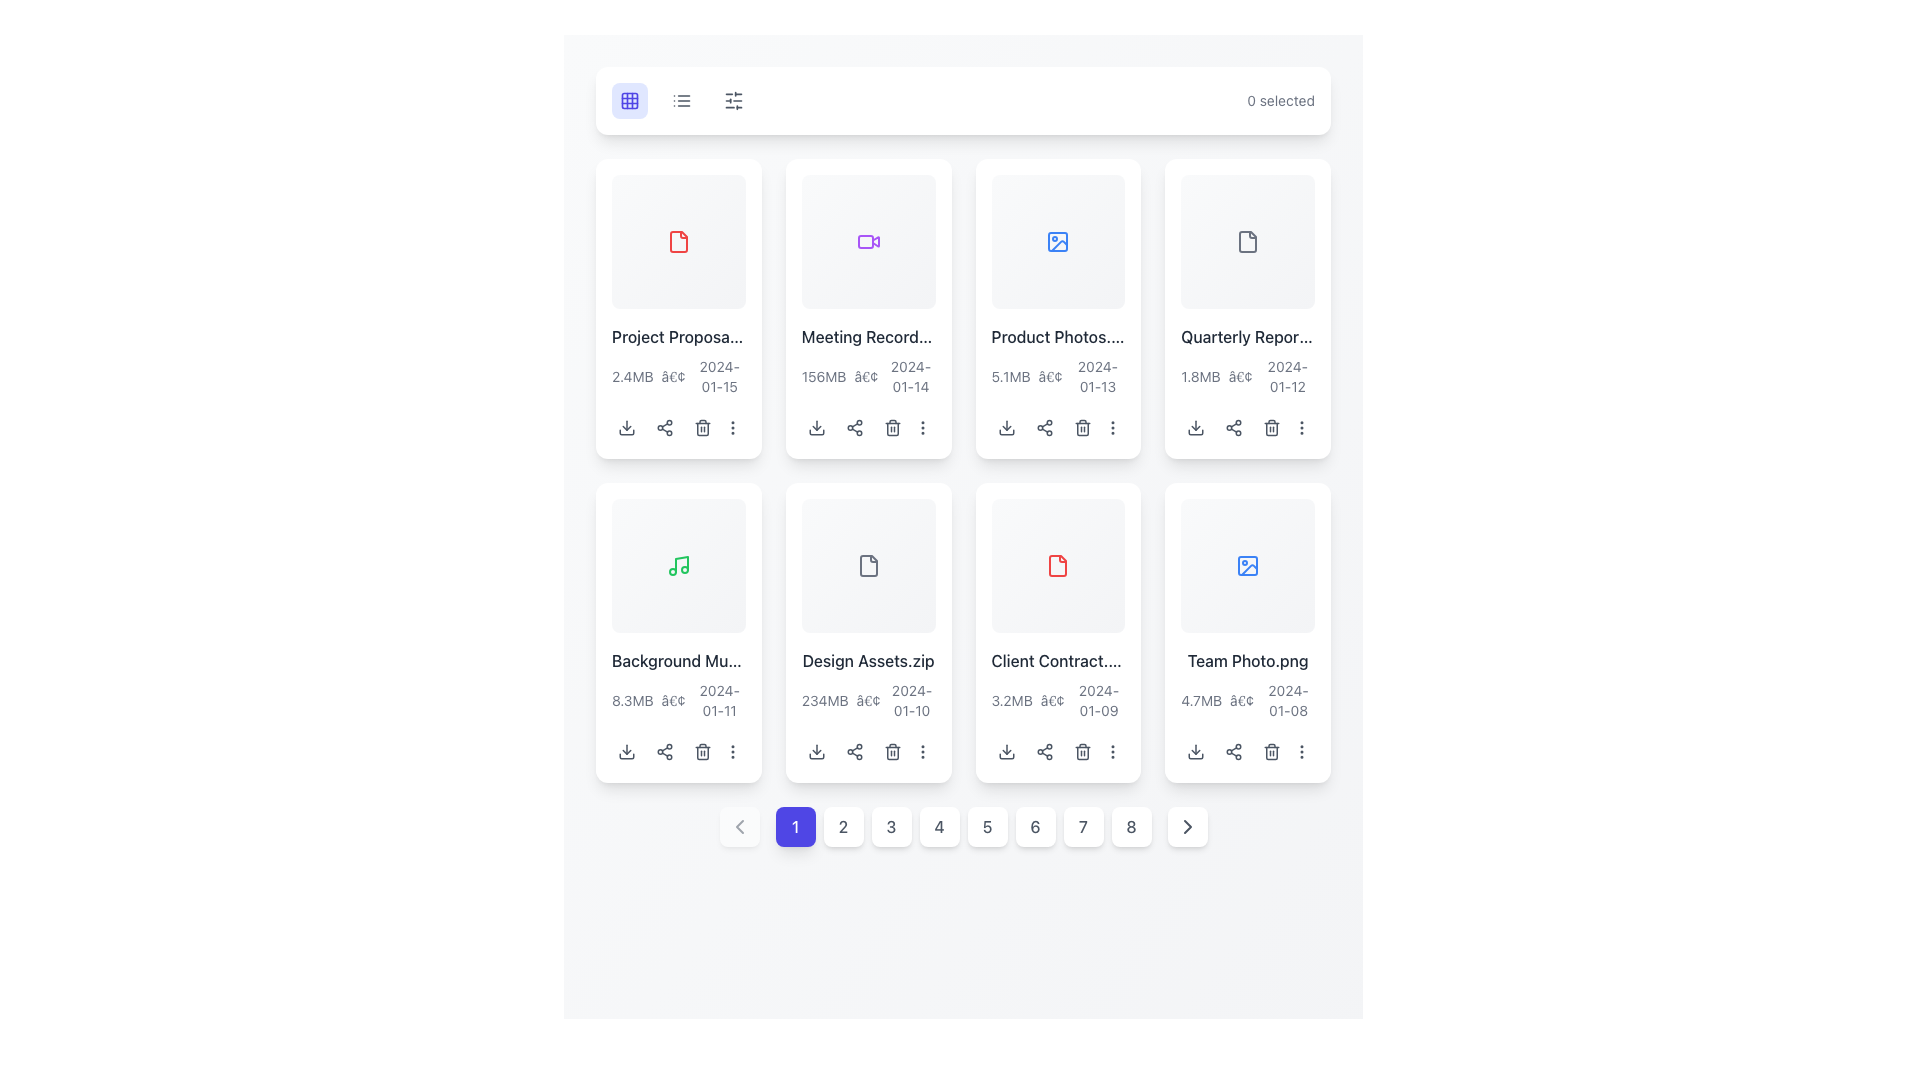  Describe the element at coordinates (1247, 660) in the screenshot. I see `the text label displaying the file name 'Team Photo.png' located near the bottom of the card in the second row and last column of the grid layout` at that location.